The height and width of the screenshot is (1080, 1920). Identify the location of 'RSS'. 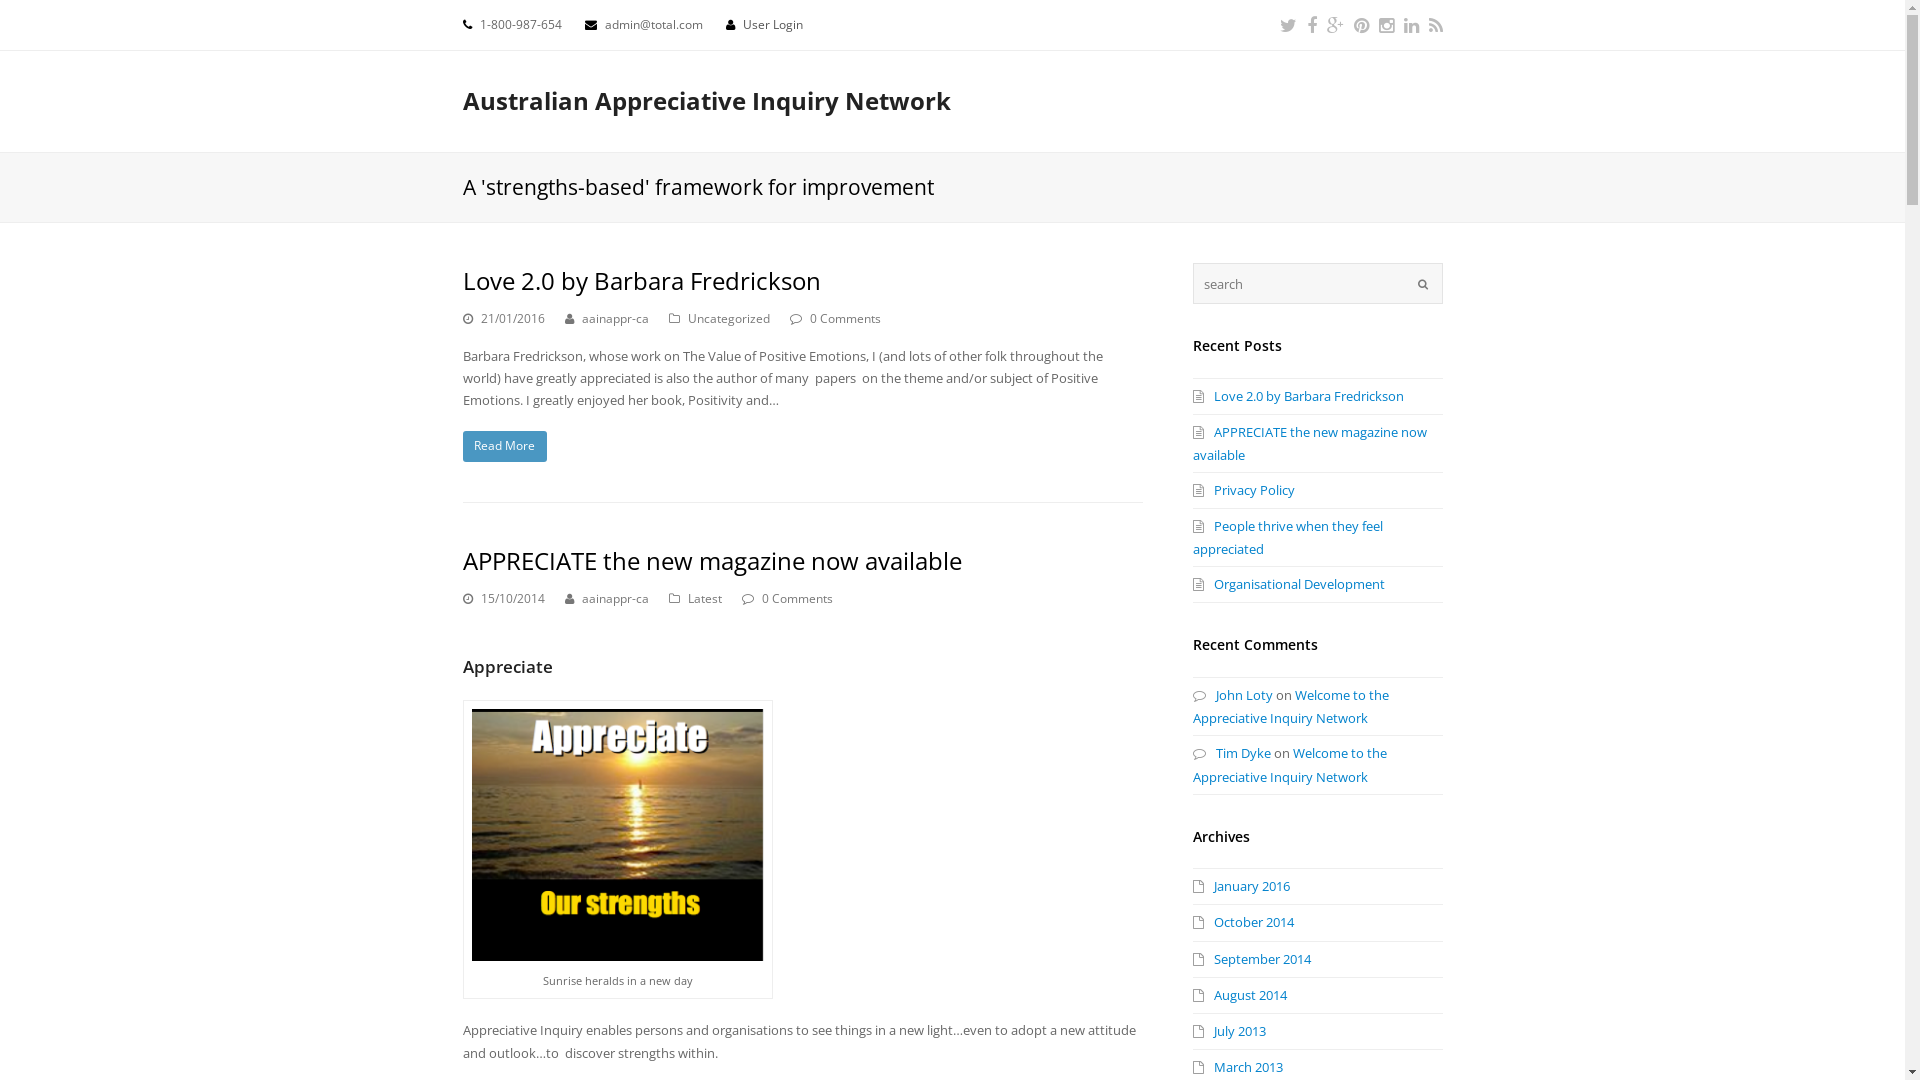
(1427, 24).